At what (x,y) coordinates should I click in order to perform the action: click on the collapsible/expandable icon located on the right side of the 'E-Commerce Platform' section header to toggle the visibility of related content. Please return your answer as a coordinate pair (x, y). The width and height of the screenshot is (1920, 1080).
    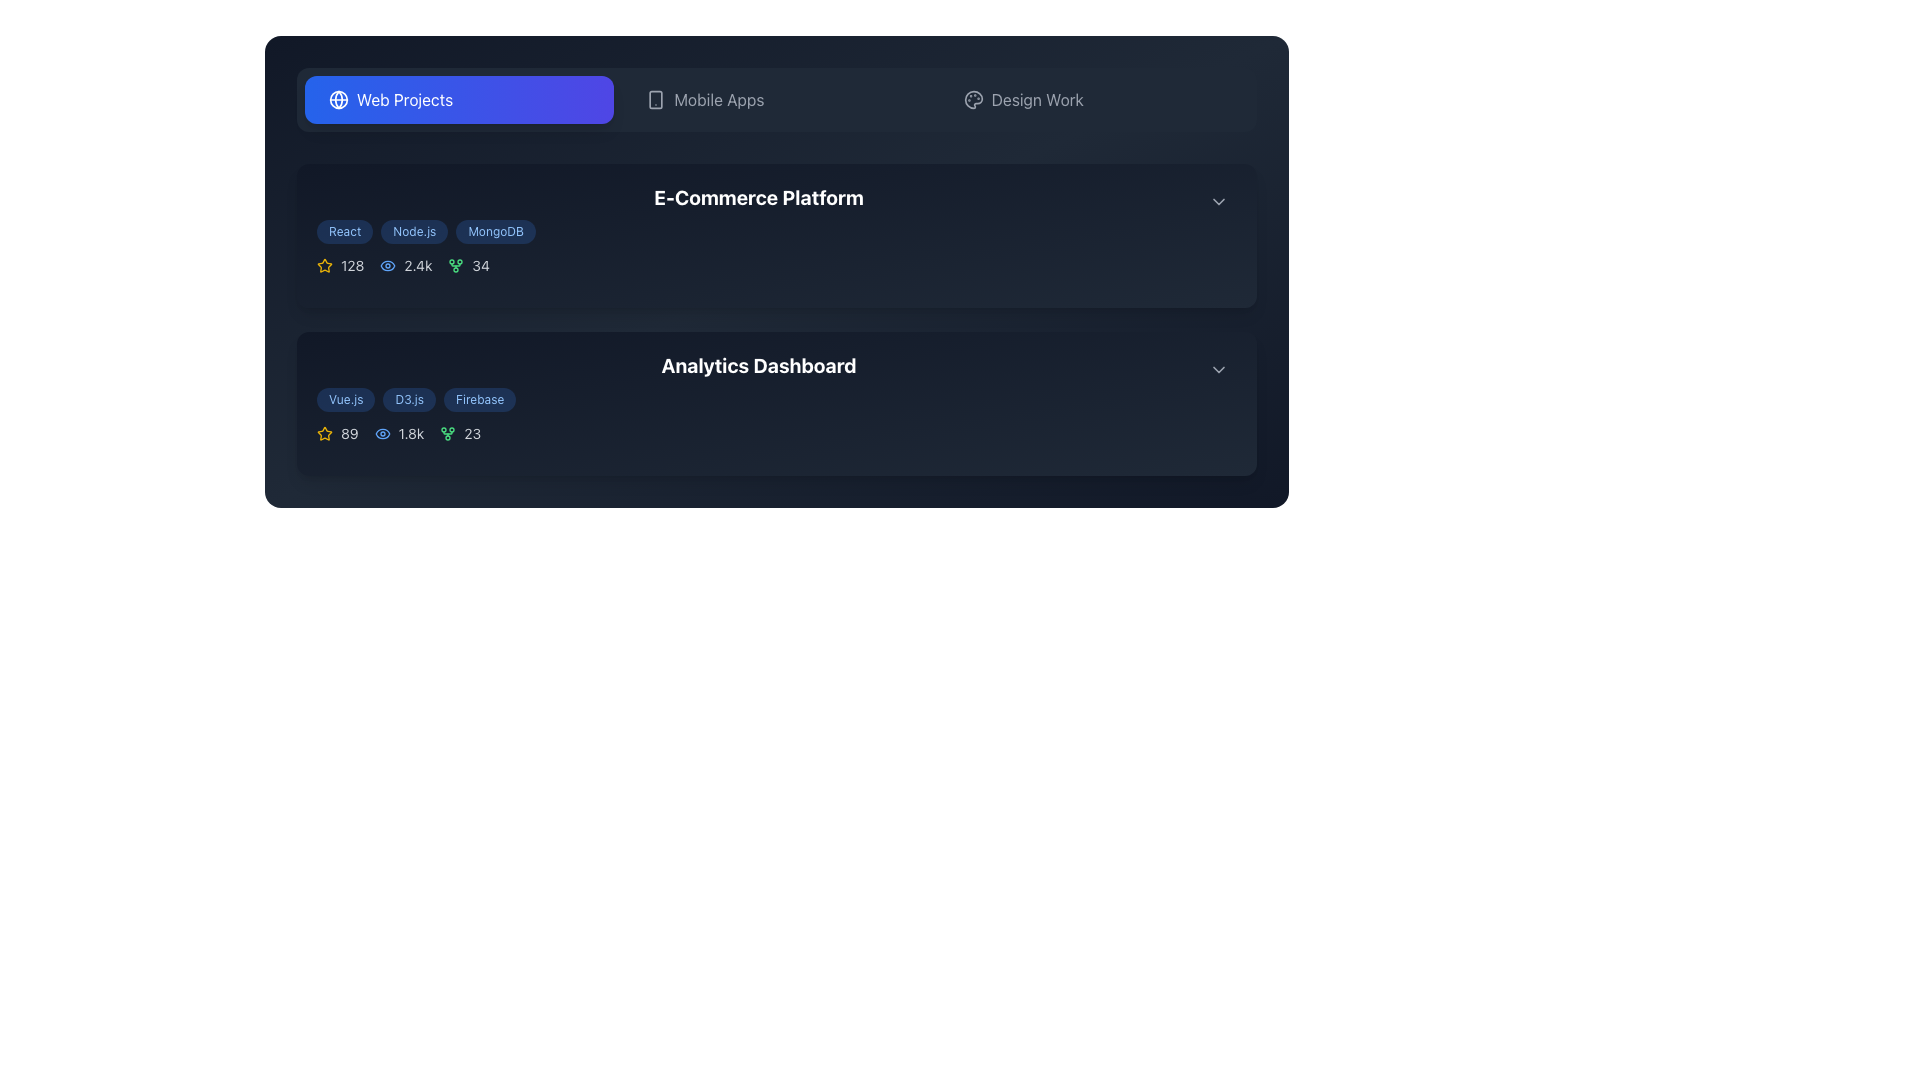
    Looking at the image, I should click on (1218, 201).